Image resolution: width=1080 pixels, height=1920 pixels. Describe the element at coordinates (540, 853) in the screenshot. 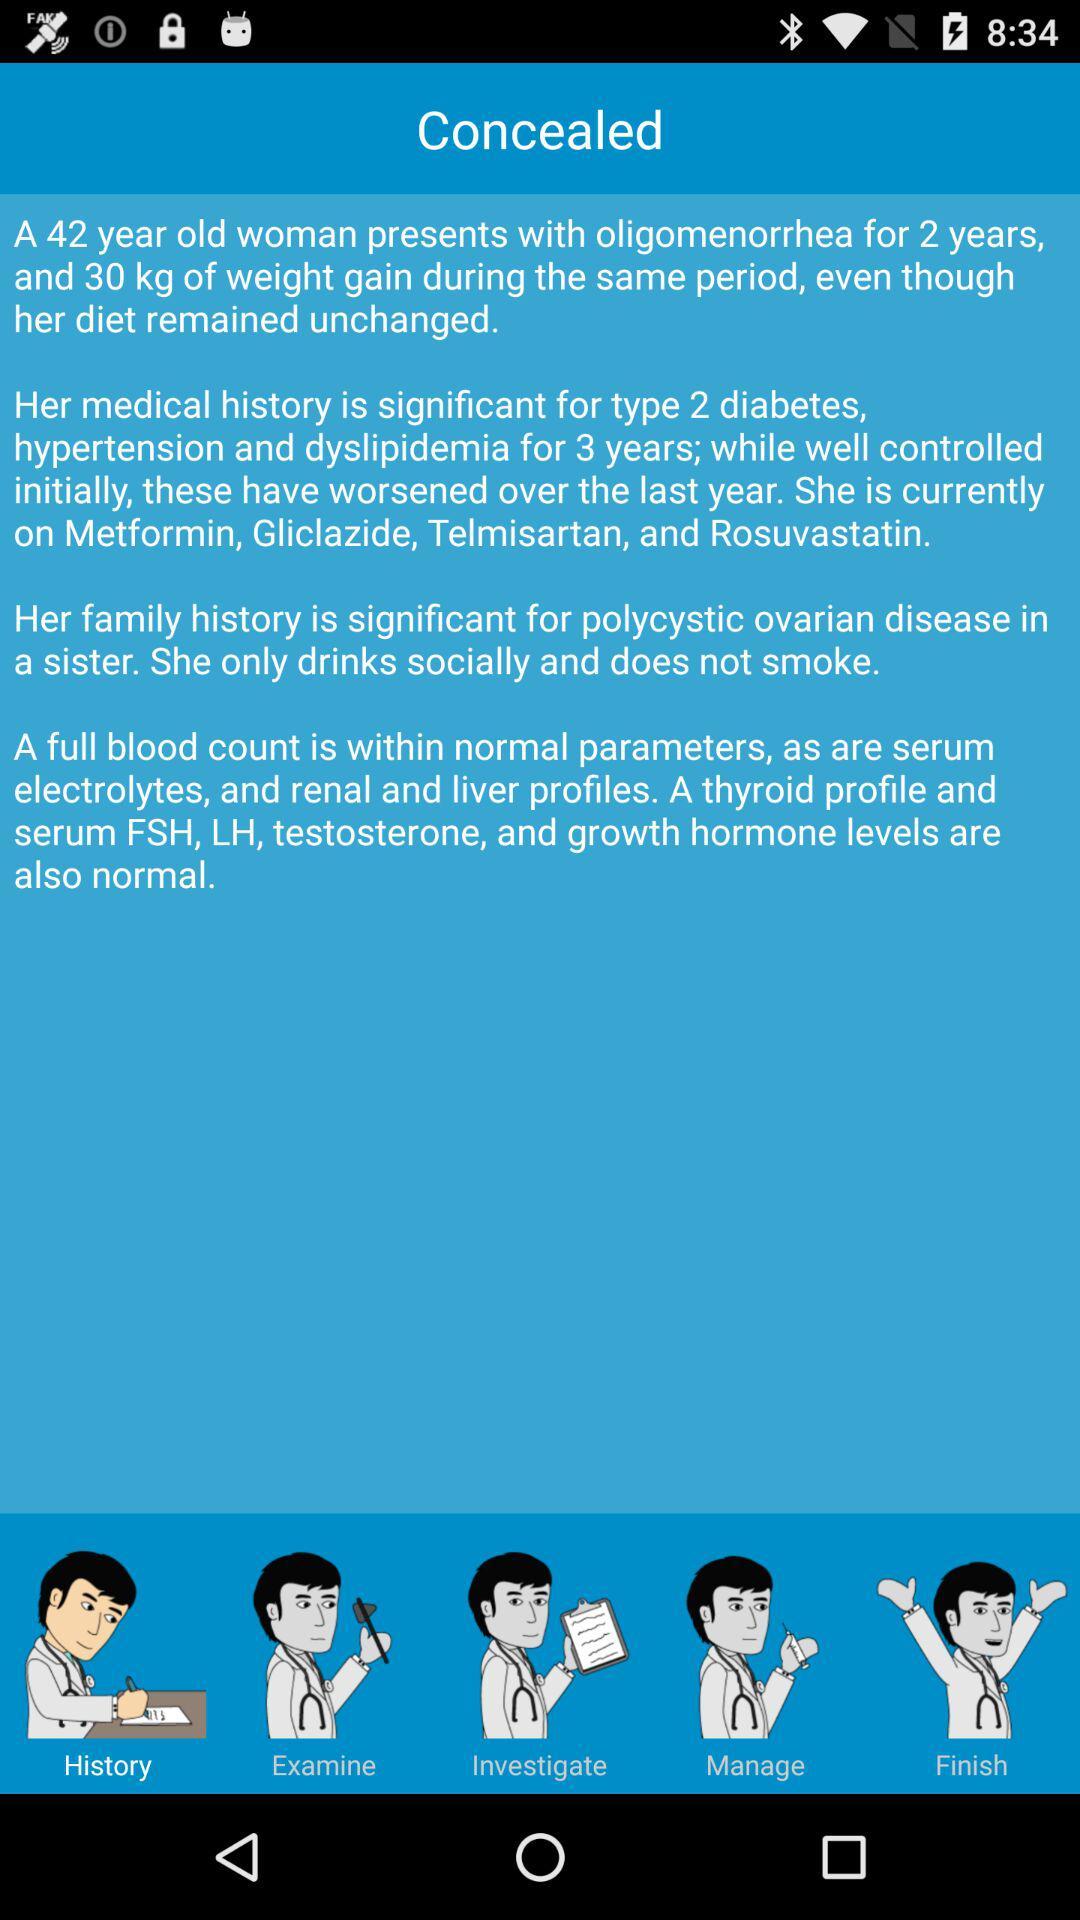

I see `a 42 year at the center` at that location.